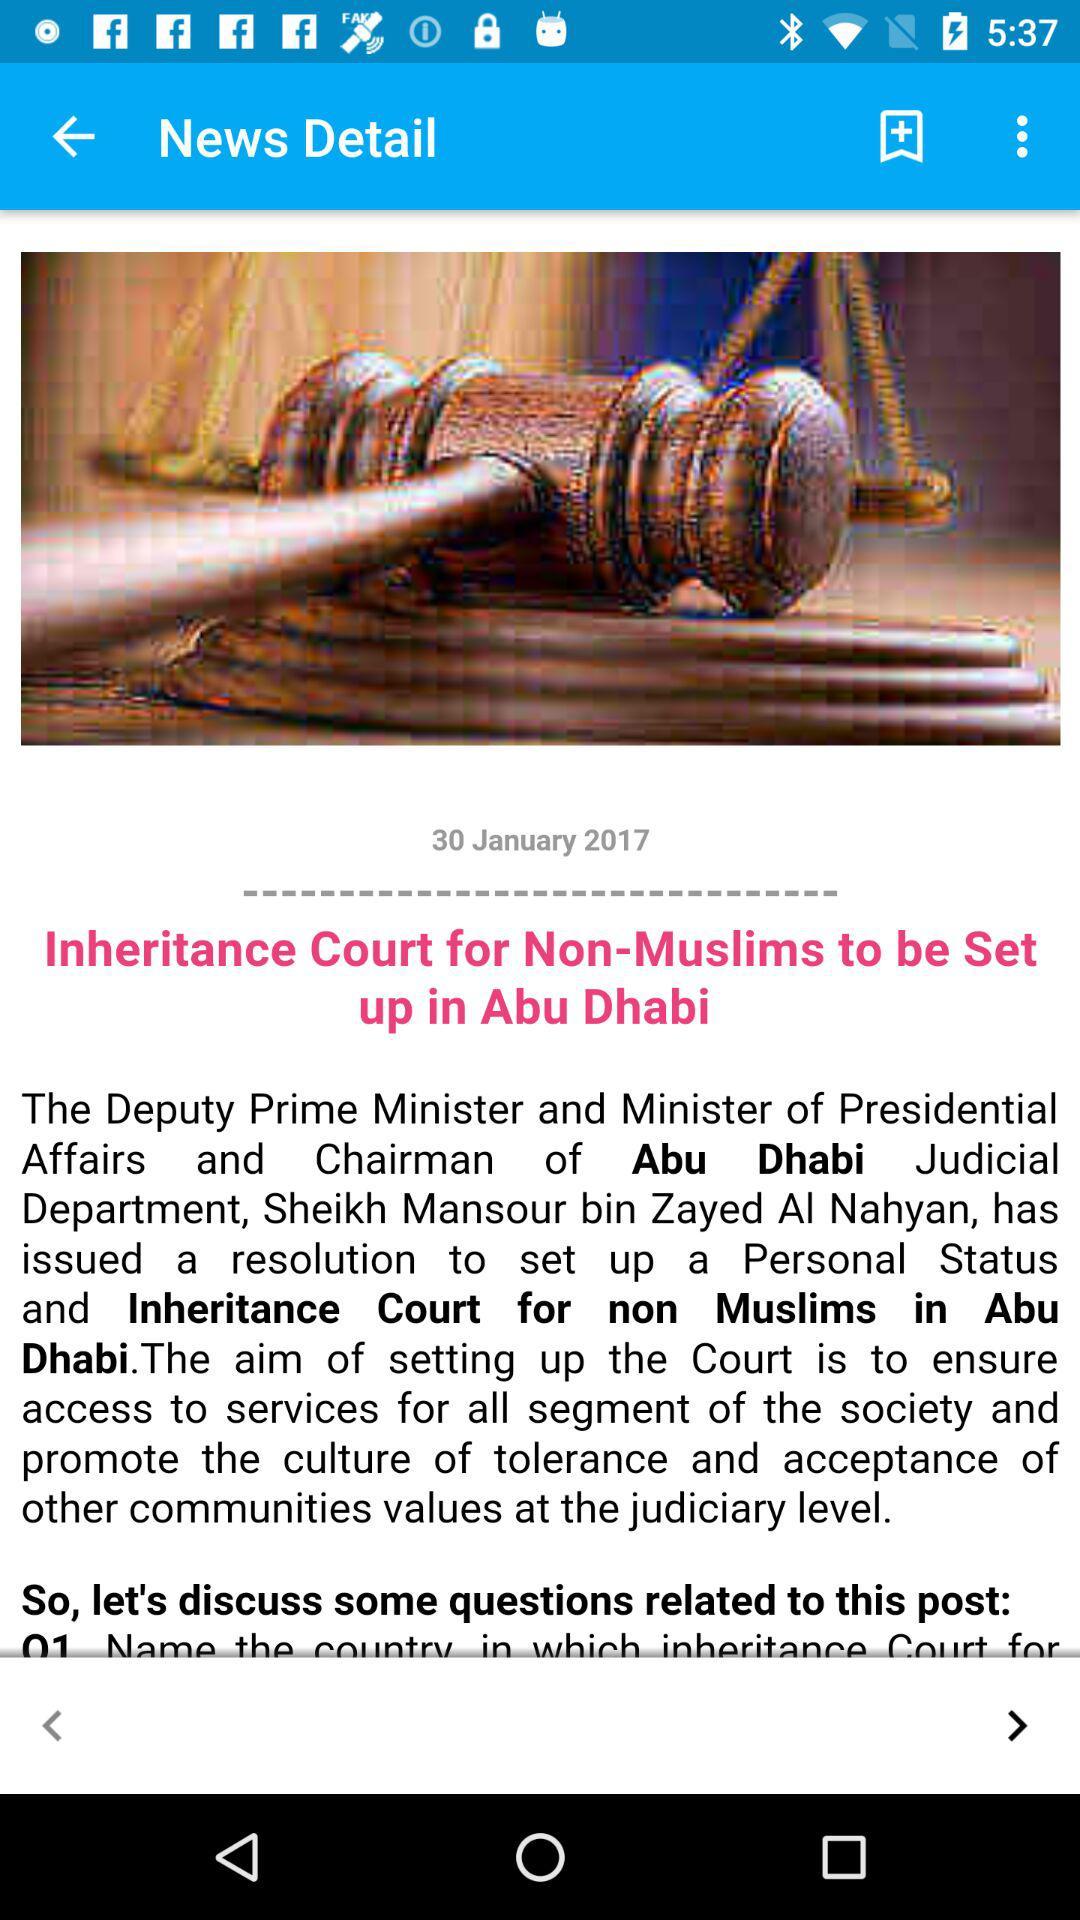  Describe the element at coordinates (51, 1724) in the screenshot. I see `the arrow_backward icon` at that location.